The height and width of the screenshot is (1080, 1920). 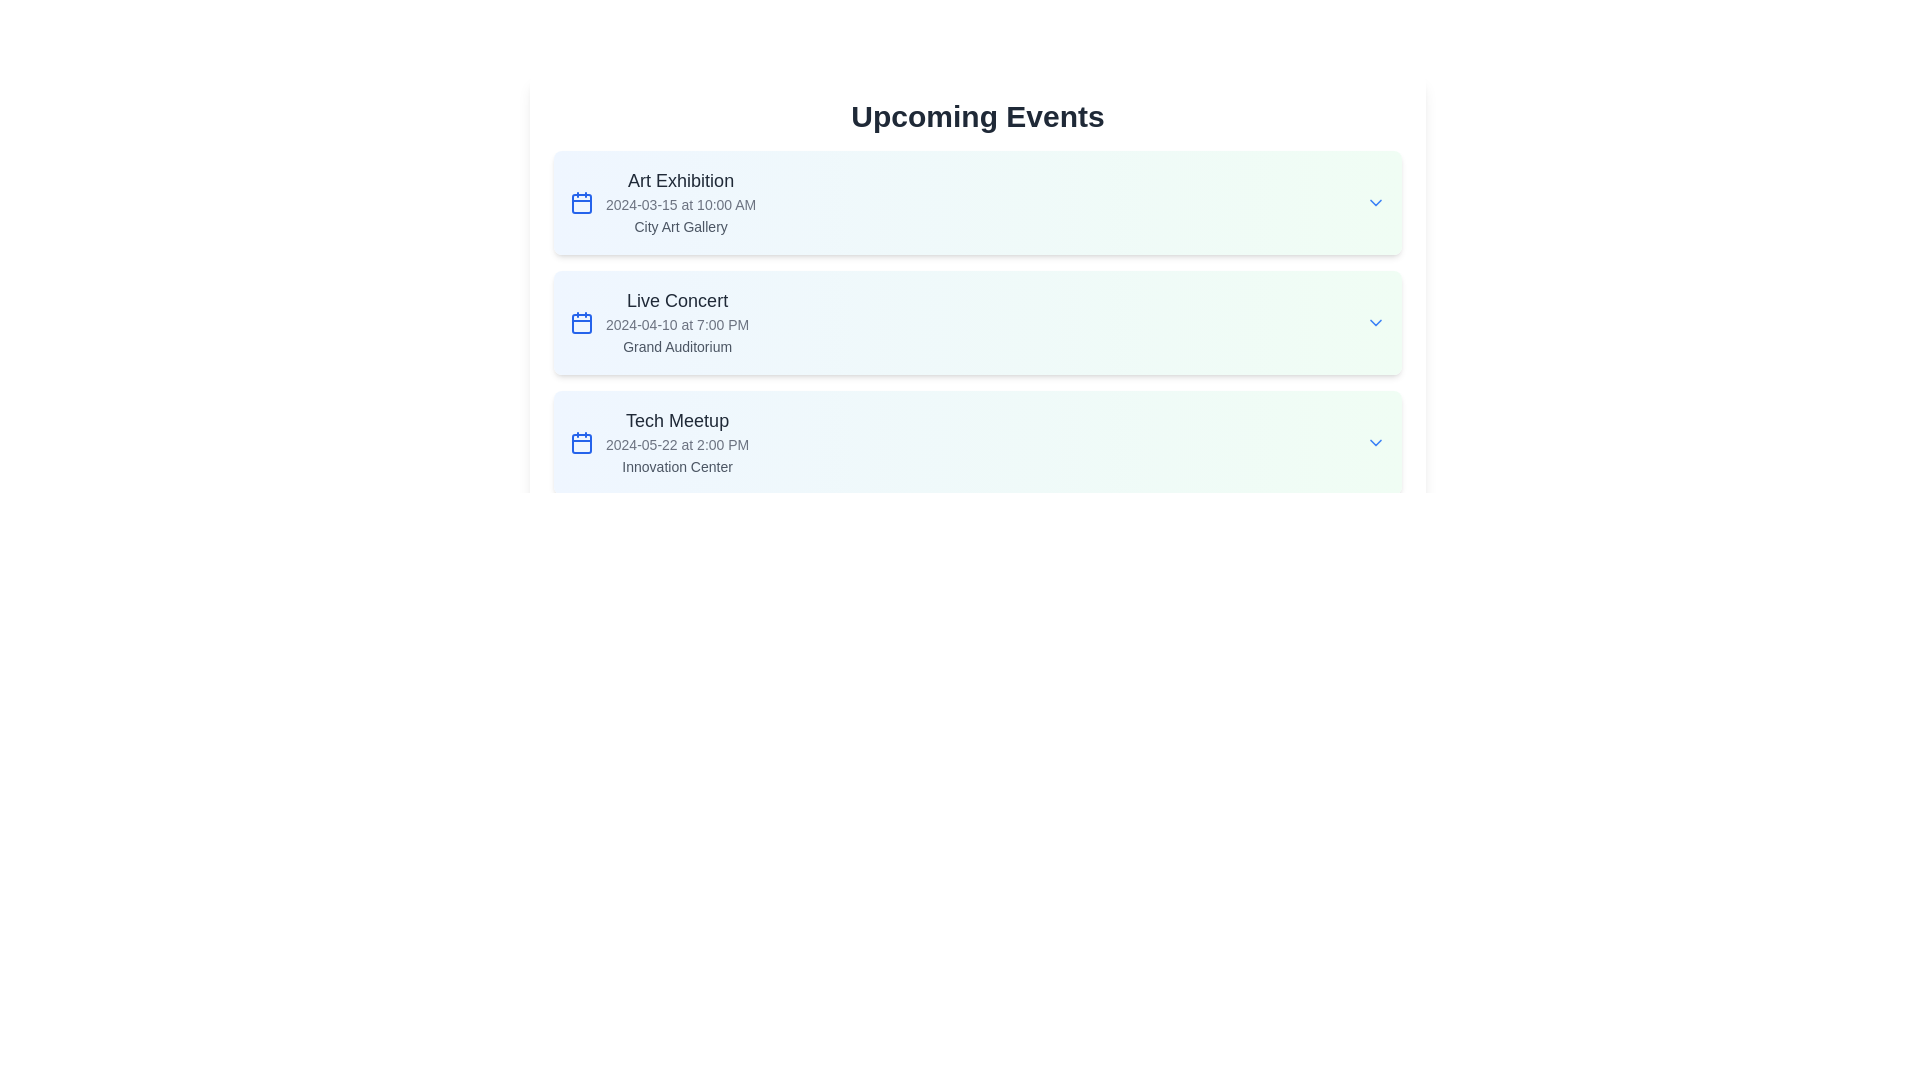 I want to click on the chevron icon located at the far right of the 'Tech Meetup' event item to provide feedback or display additional options, so click(x=1375, y=442).